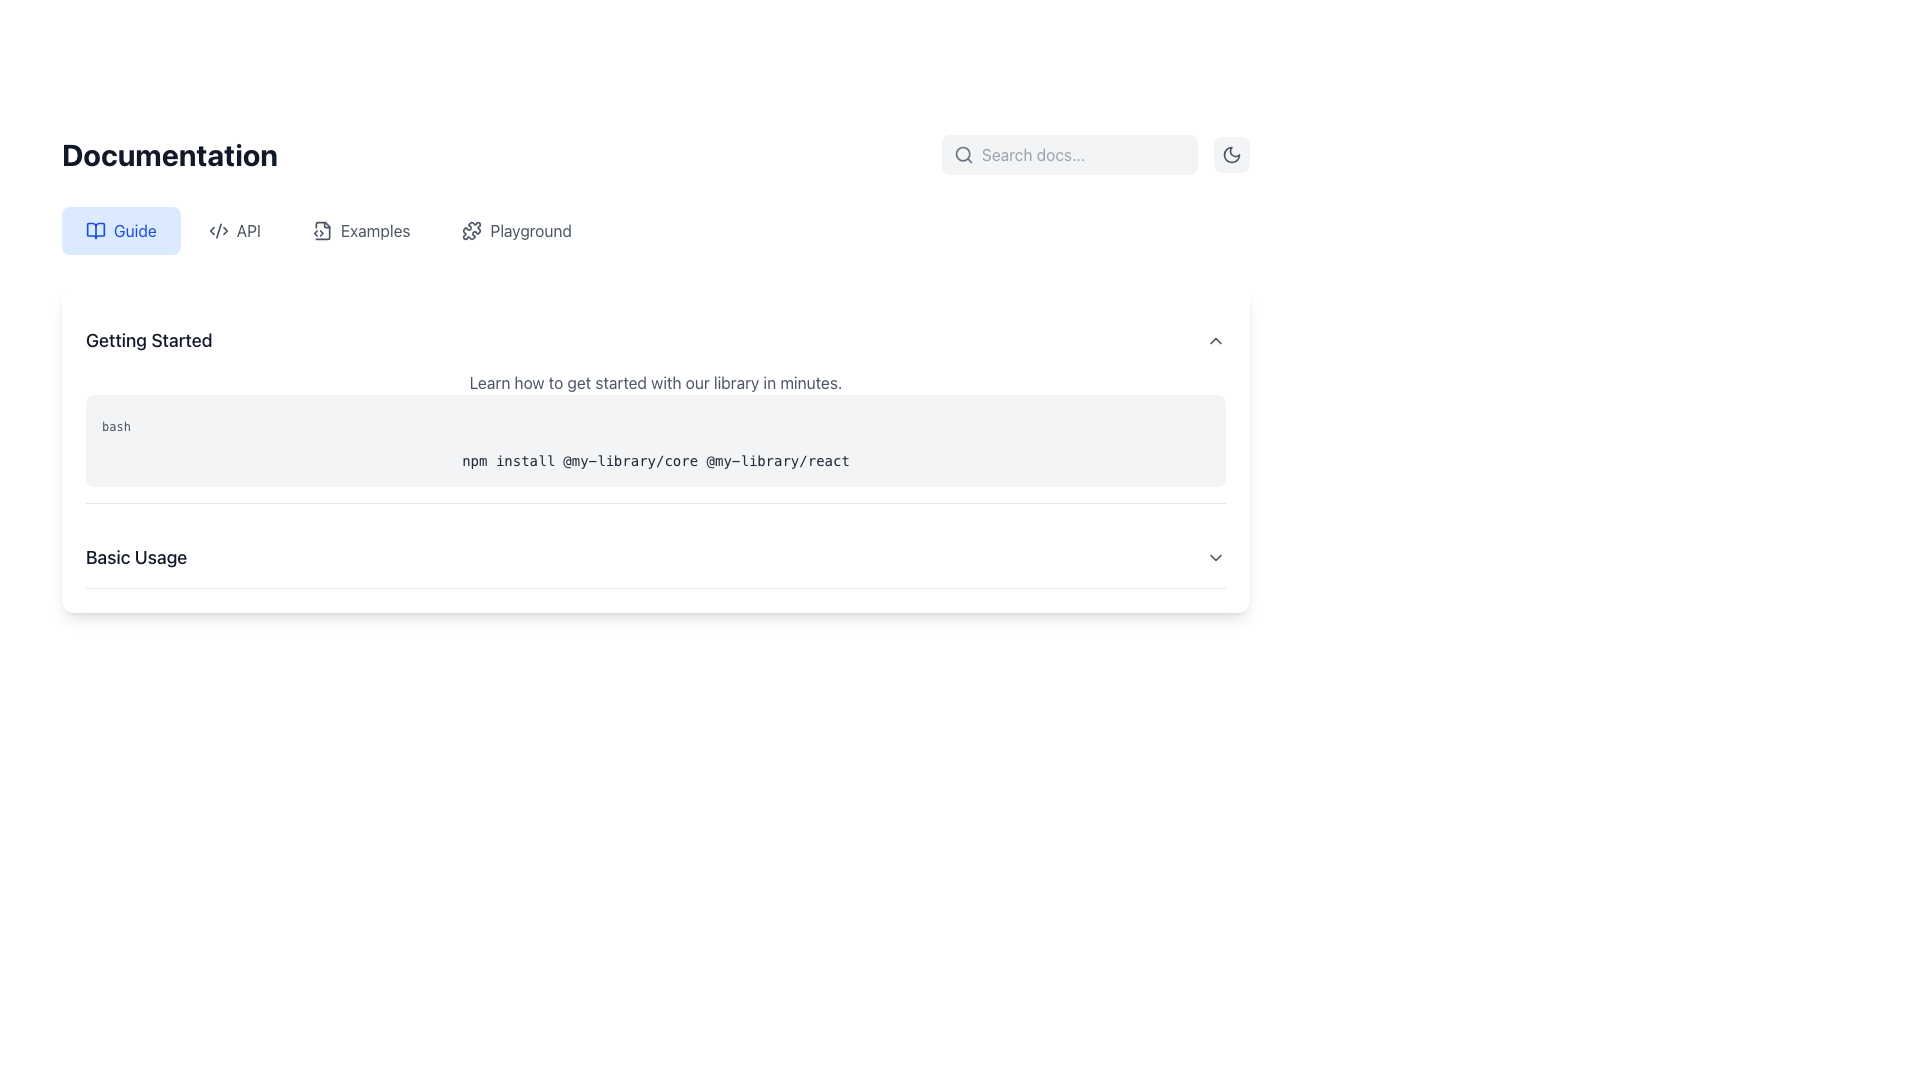 Image resolution: width=1920 pixels, height=1080 pixels. Describe the element at coordinates (95, 230) in the screenshot. I see `the Decorative SVG icon representing an open book located in the top-left corner of the interface, part of a grouped icon in the navigation section` at that location.